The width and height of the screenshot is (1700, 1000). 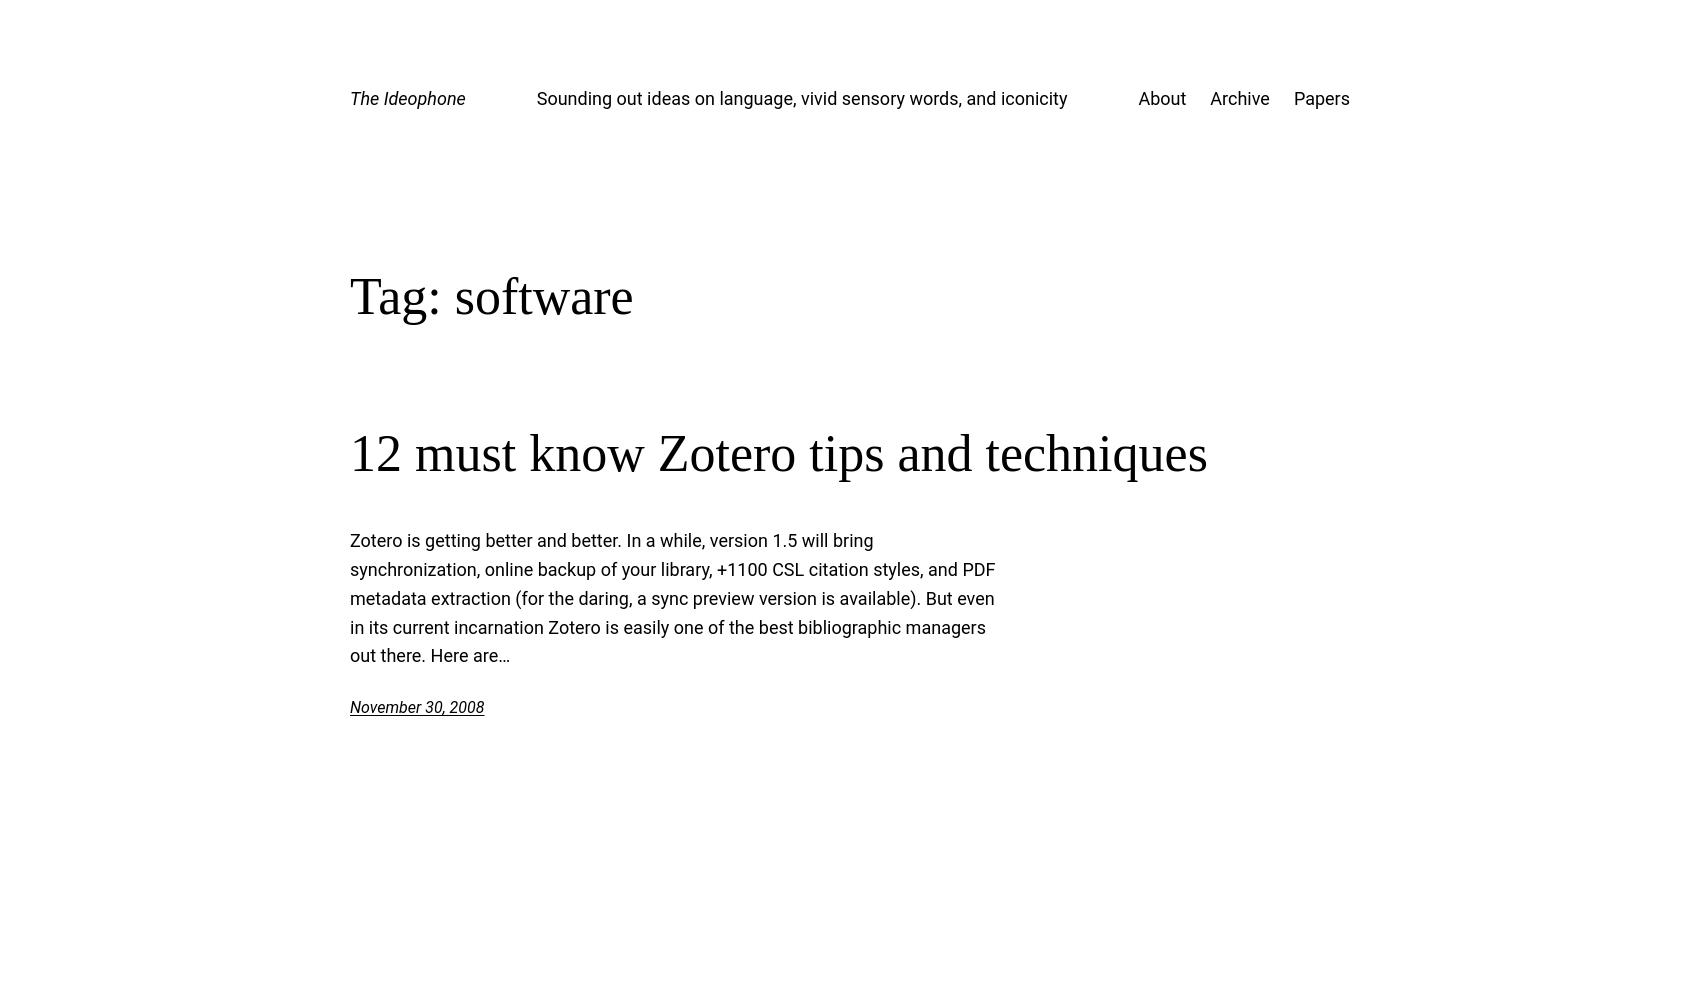 I want to click on 'Zotero is getting better and better. In a while, version 1.5 will bring synchronization, online backup of your library, +1100 CSL citation styles, and PDF metadata extraction (for the daring, a sync preview version is available). But even in its current incarnation Zotero is easily one of the best bibliographic managers out there. Here are…', so click(x=672, y=597).